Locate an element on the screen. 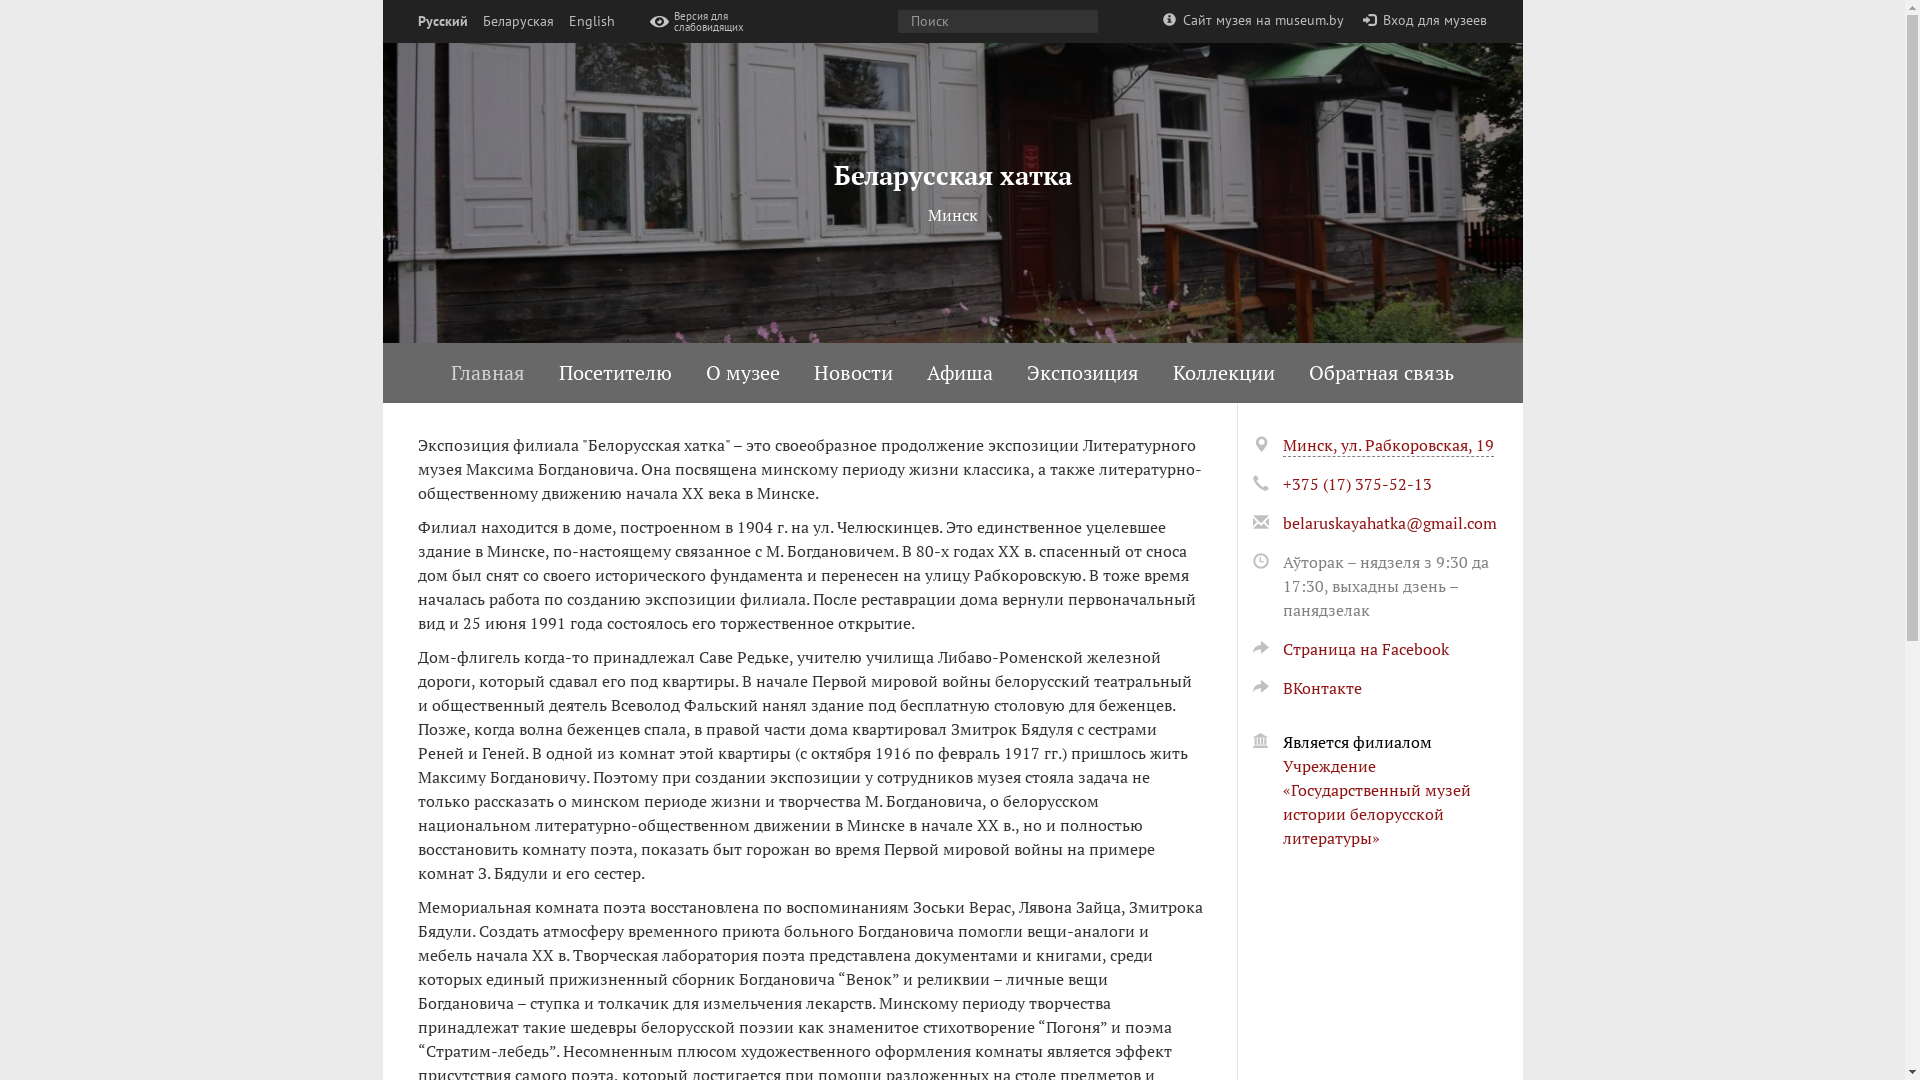 This screenshot has height=1080, width=1920. '+375 (17) 375-52-13' is located at coordinates (1356, 483).